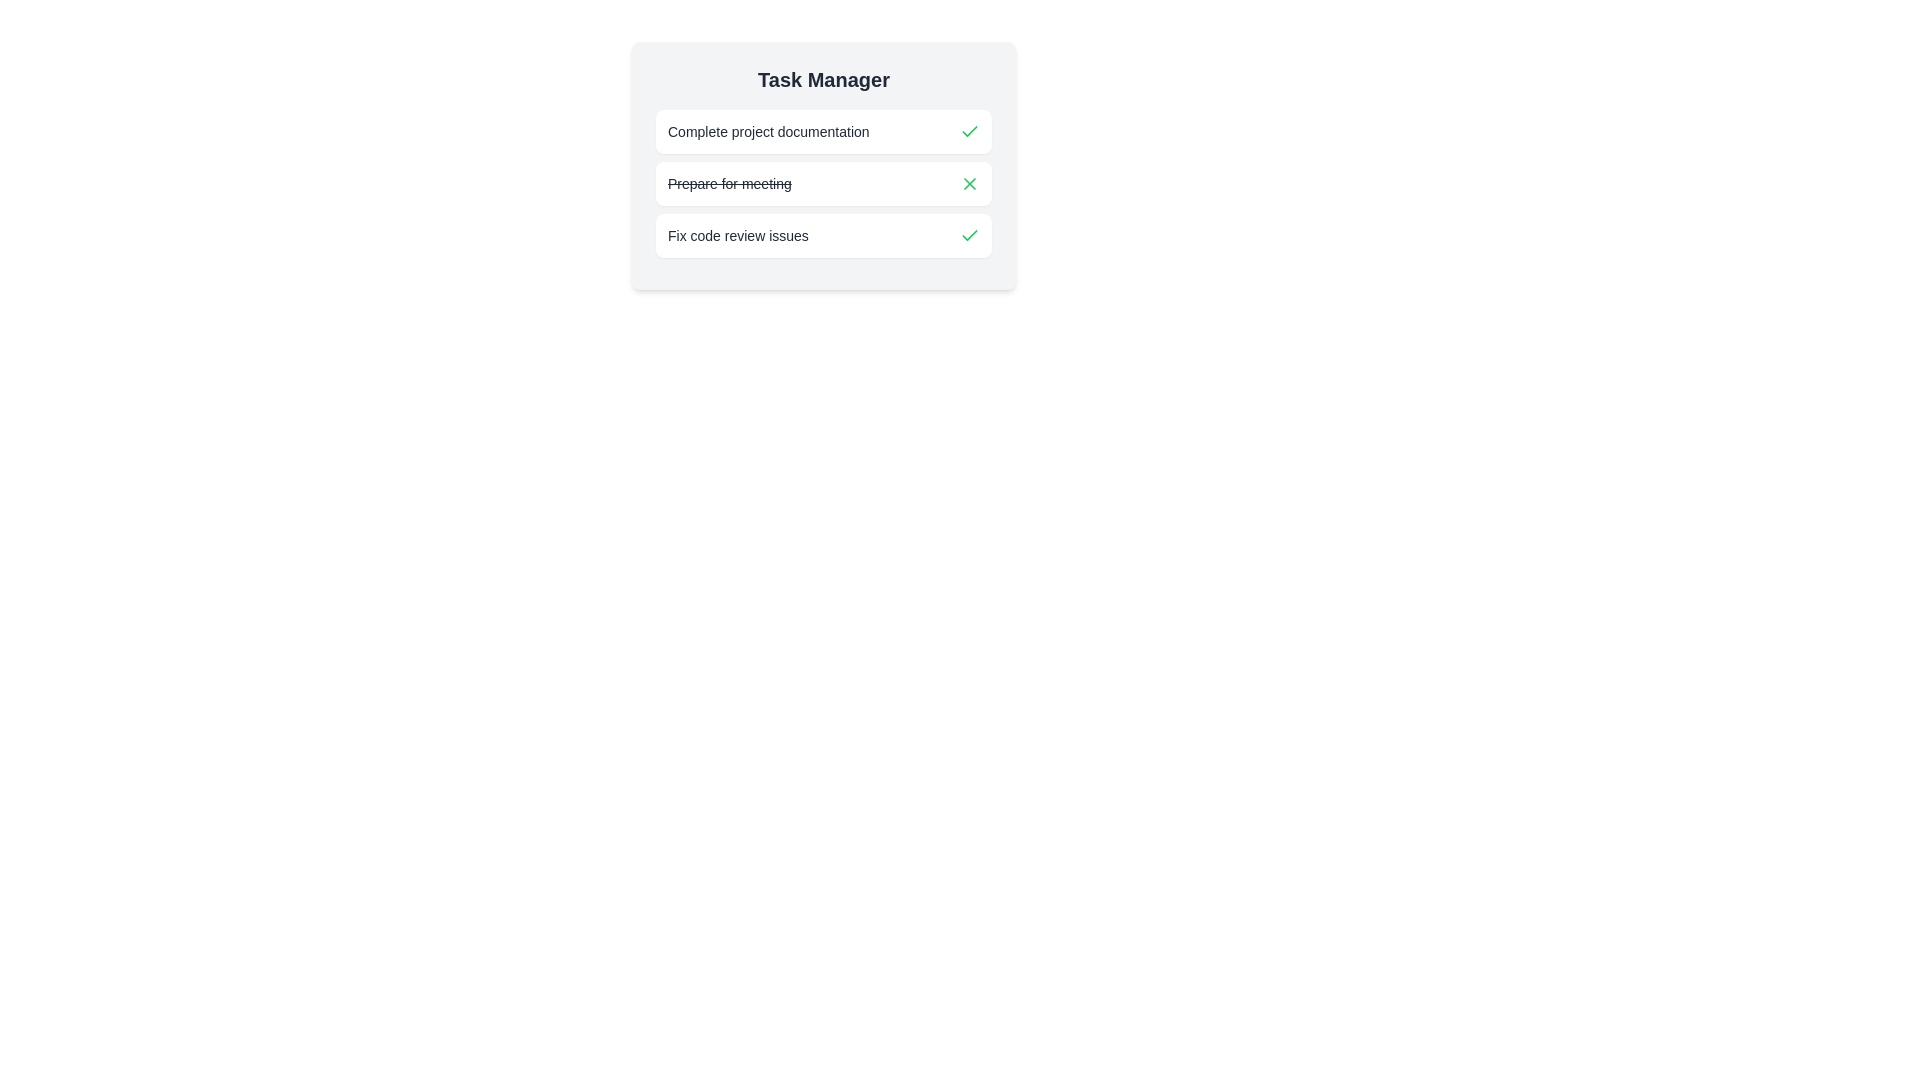  What do you see at coordinates (969, 131) in the screenshot?
I see `the green check icon button located in the top-right corner of the first task titled 'Complete project documentation' to mark the task as complete` at bounding box center [969, 131].